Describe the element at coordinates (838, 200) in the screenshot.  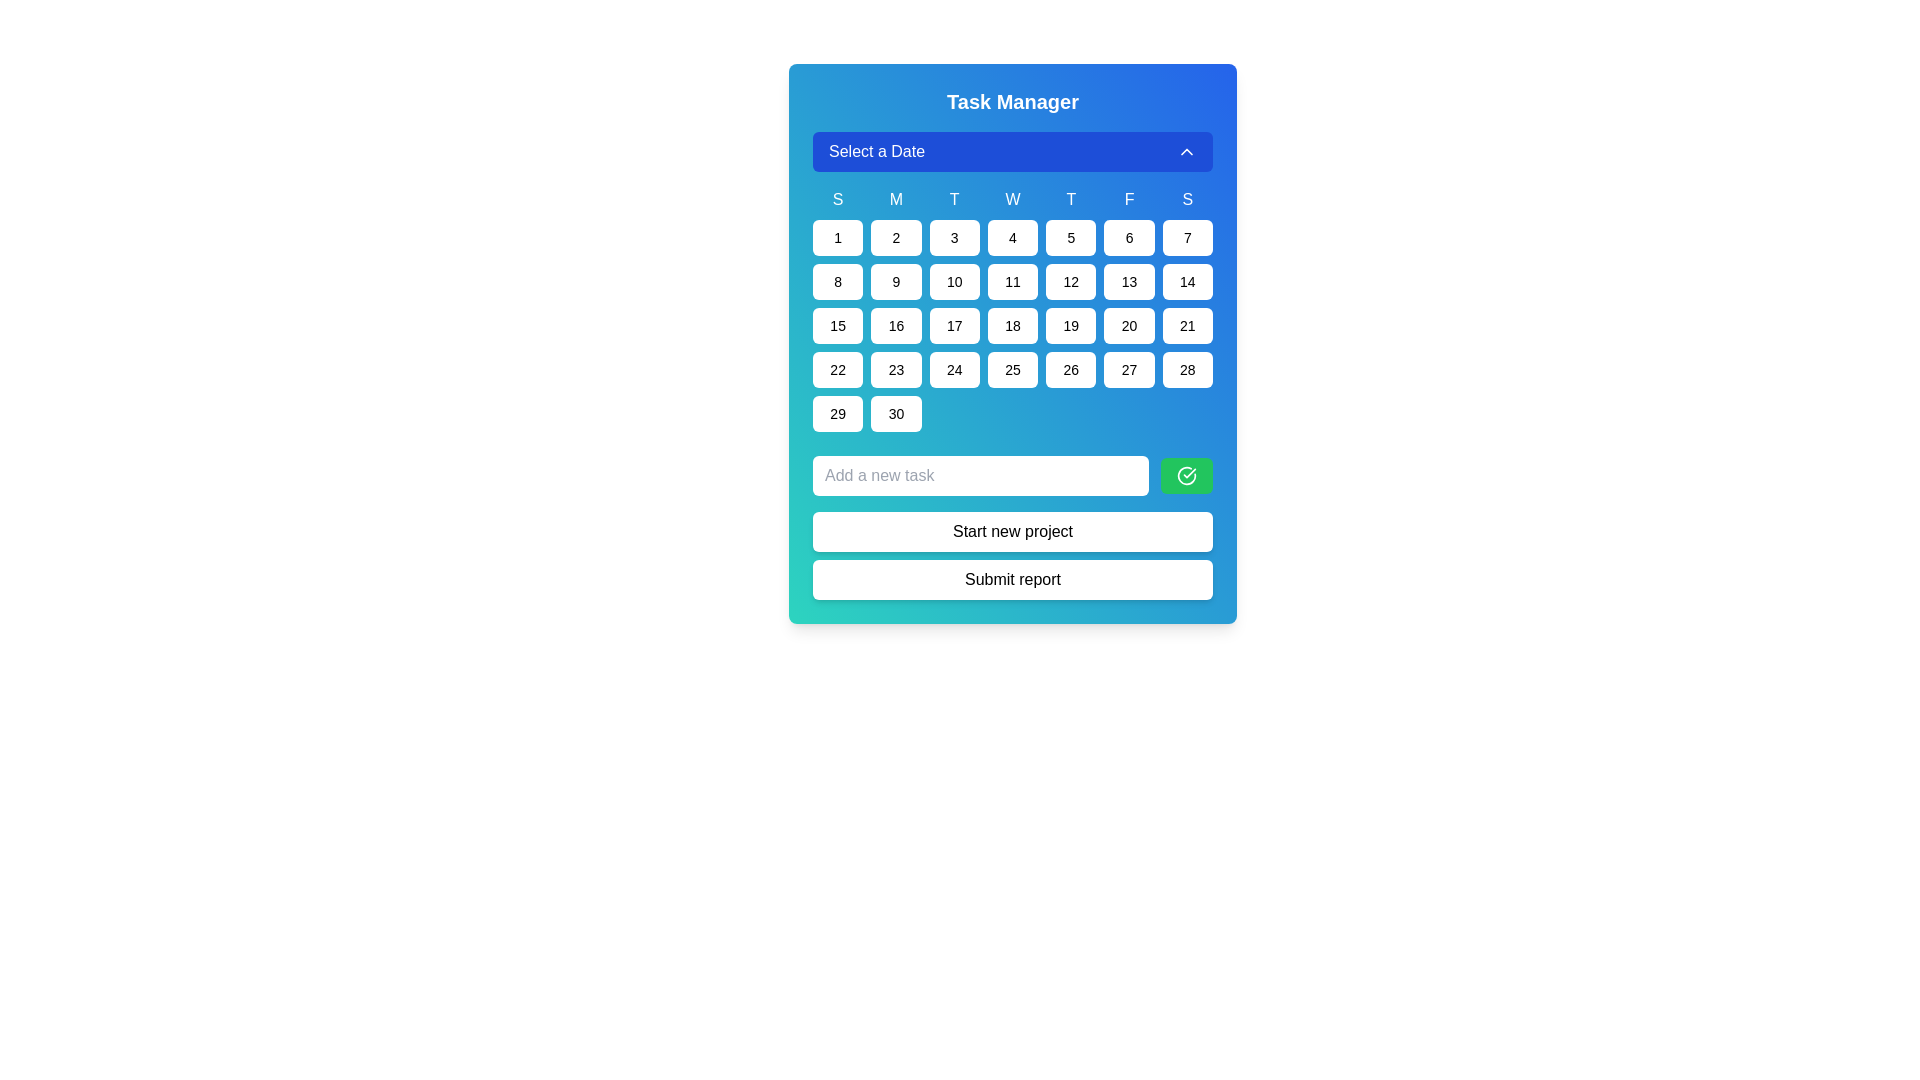
I see `the text label displaying the character 'S' in white font on a blue background, which represents the first day in the row of weekday abbreviations` at that location.